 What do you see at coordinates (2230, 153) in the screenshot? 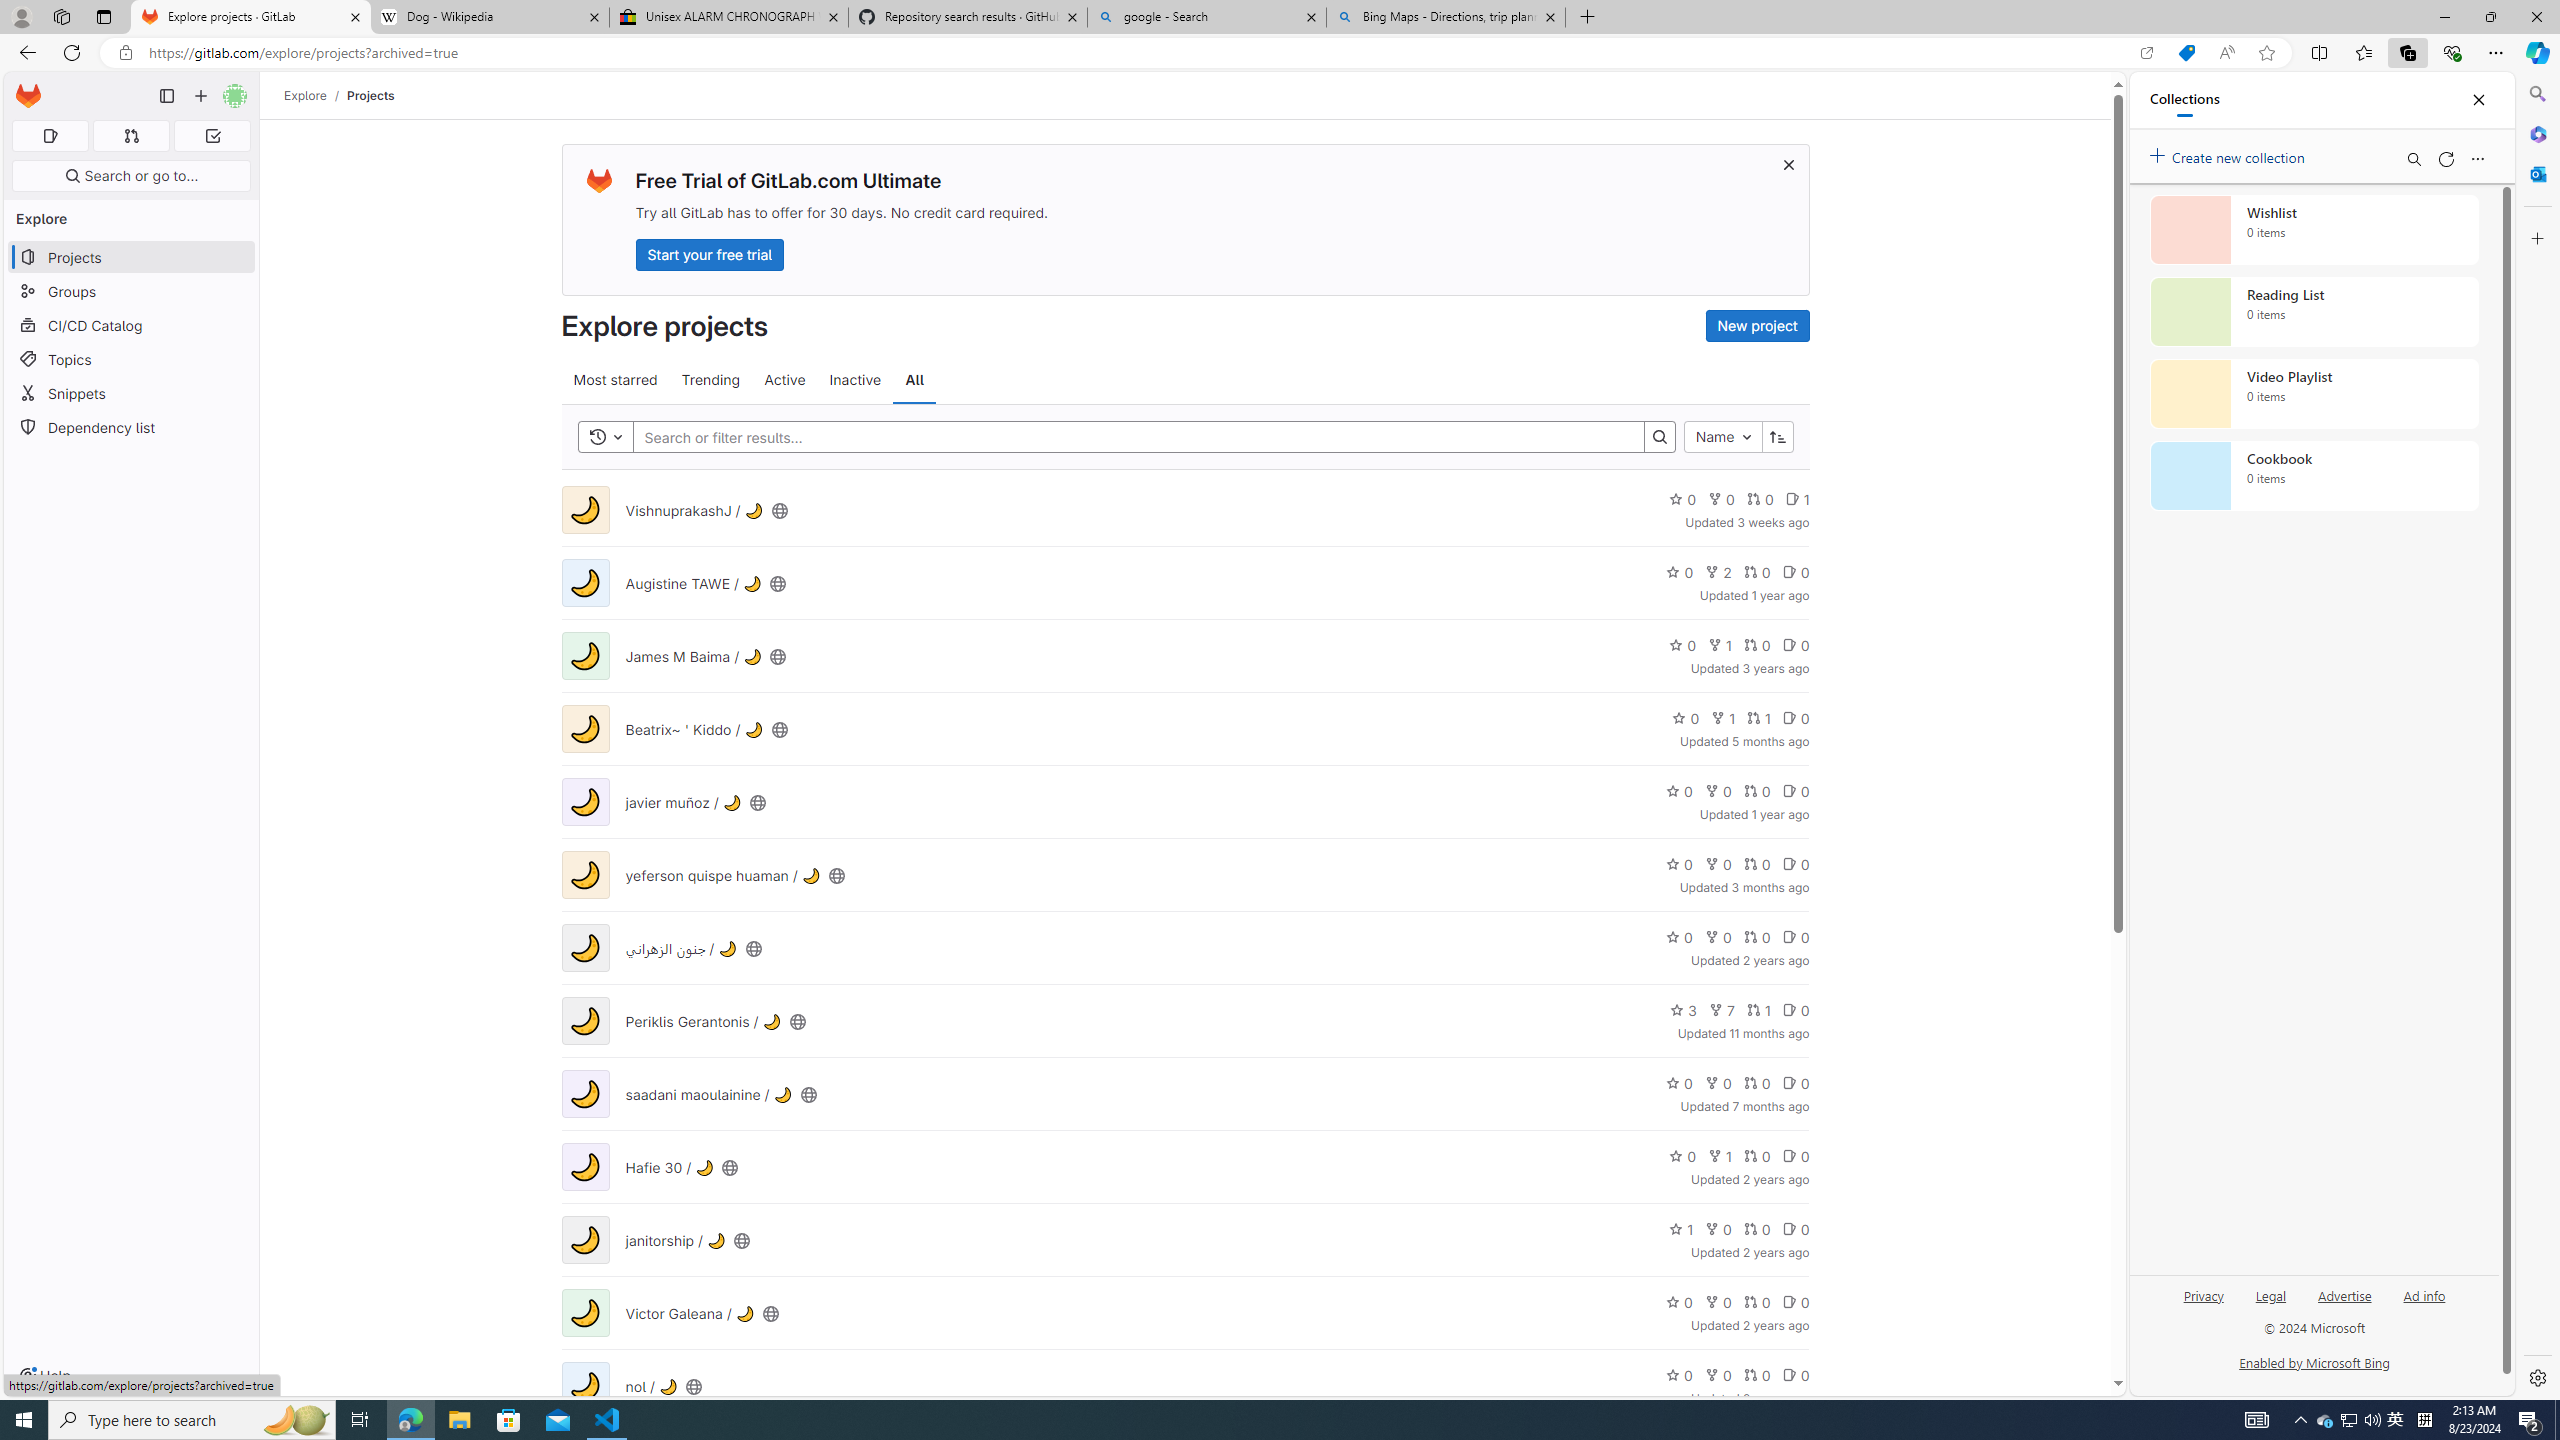
I see `'Create new collection'` at bounding box center [2230, 153].